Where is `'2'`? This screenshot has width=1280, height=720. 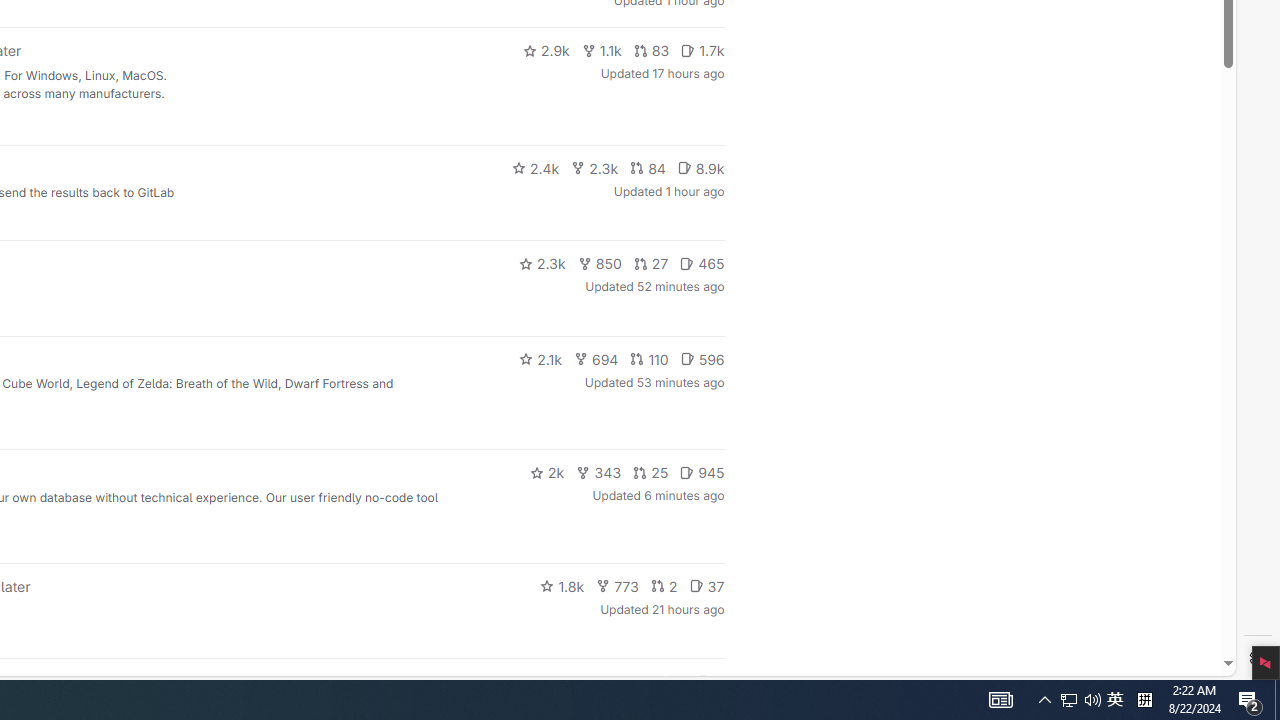 '2' is located at coordinates (664, 585).